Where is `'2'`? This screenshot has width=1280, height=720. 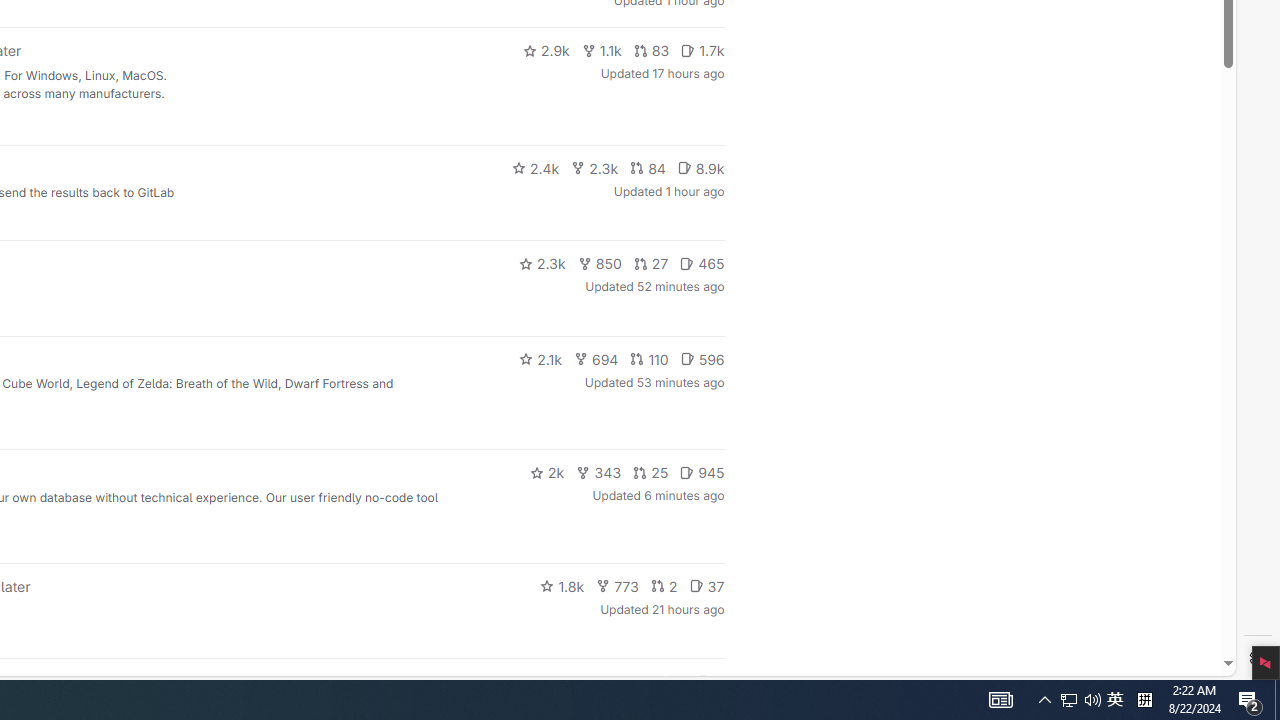 '2' is located at coordinates (664, 585).